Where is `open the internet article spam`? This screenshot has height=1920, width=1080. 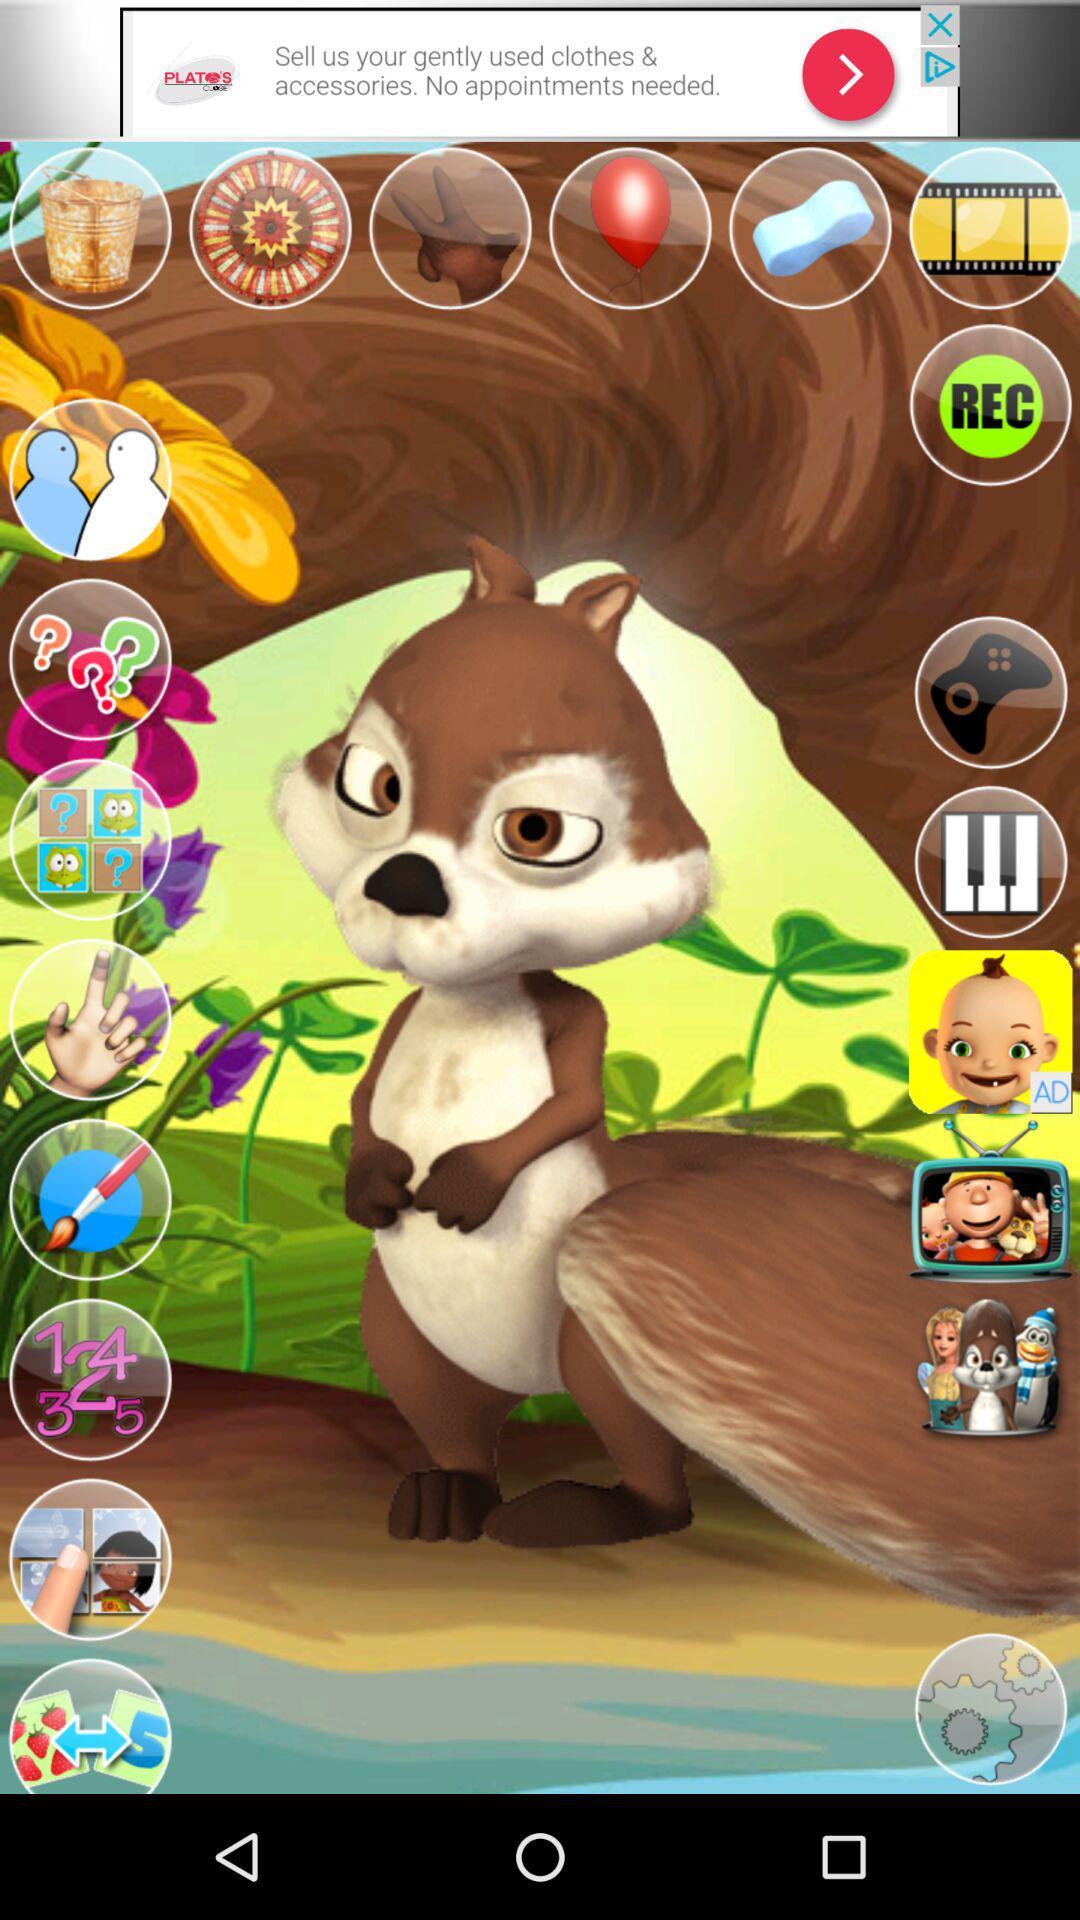
open the internet article spam is located at coordinates (540, 70).